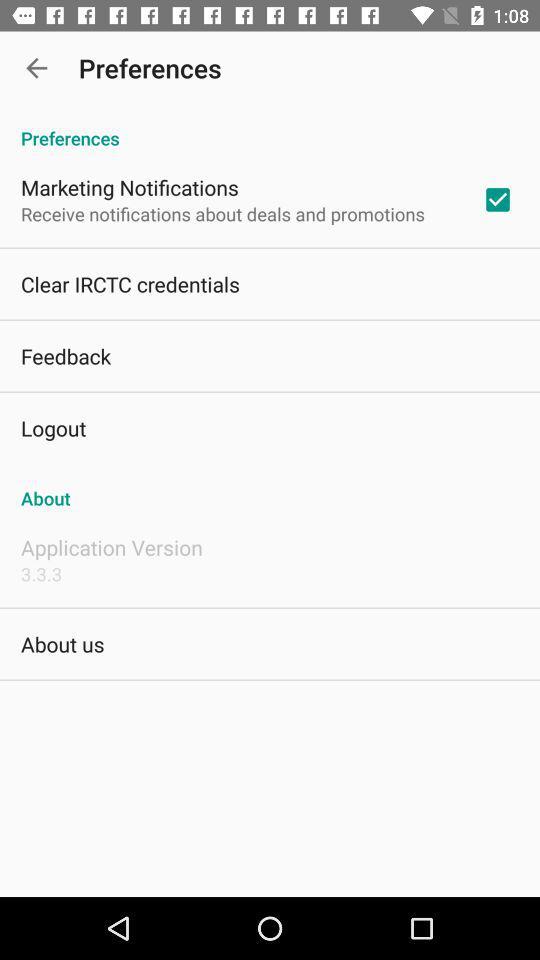 The width and height of the screenshot is (540, 960). What do you see at coordinates (221, 214) in the screenshot?
I see `item below marketing notifications icon` at bounding box center [221, 214].